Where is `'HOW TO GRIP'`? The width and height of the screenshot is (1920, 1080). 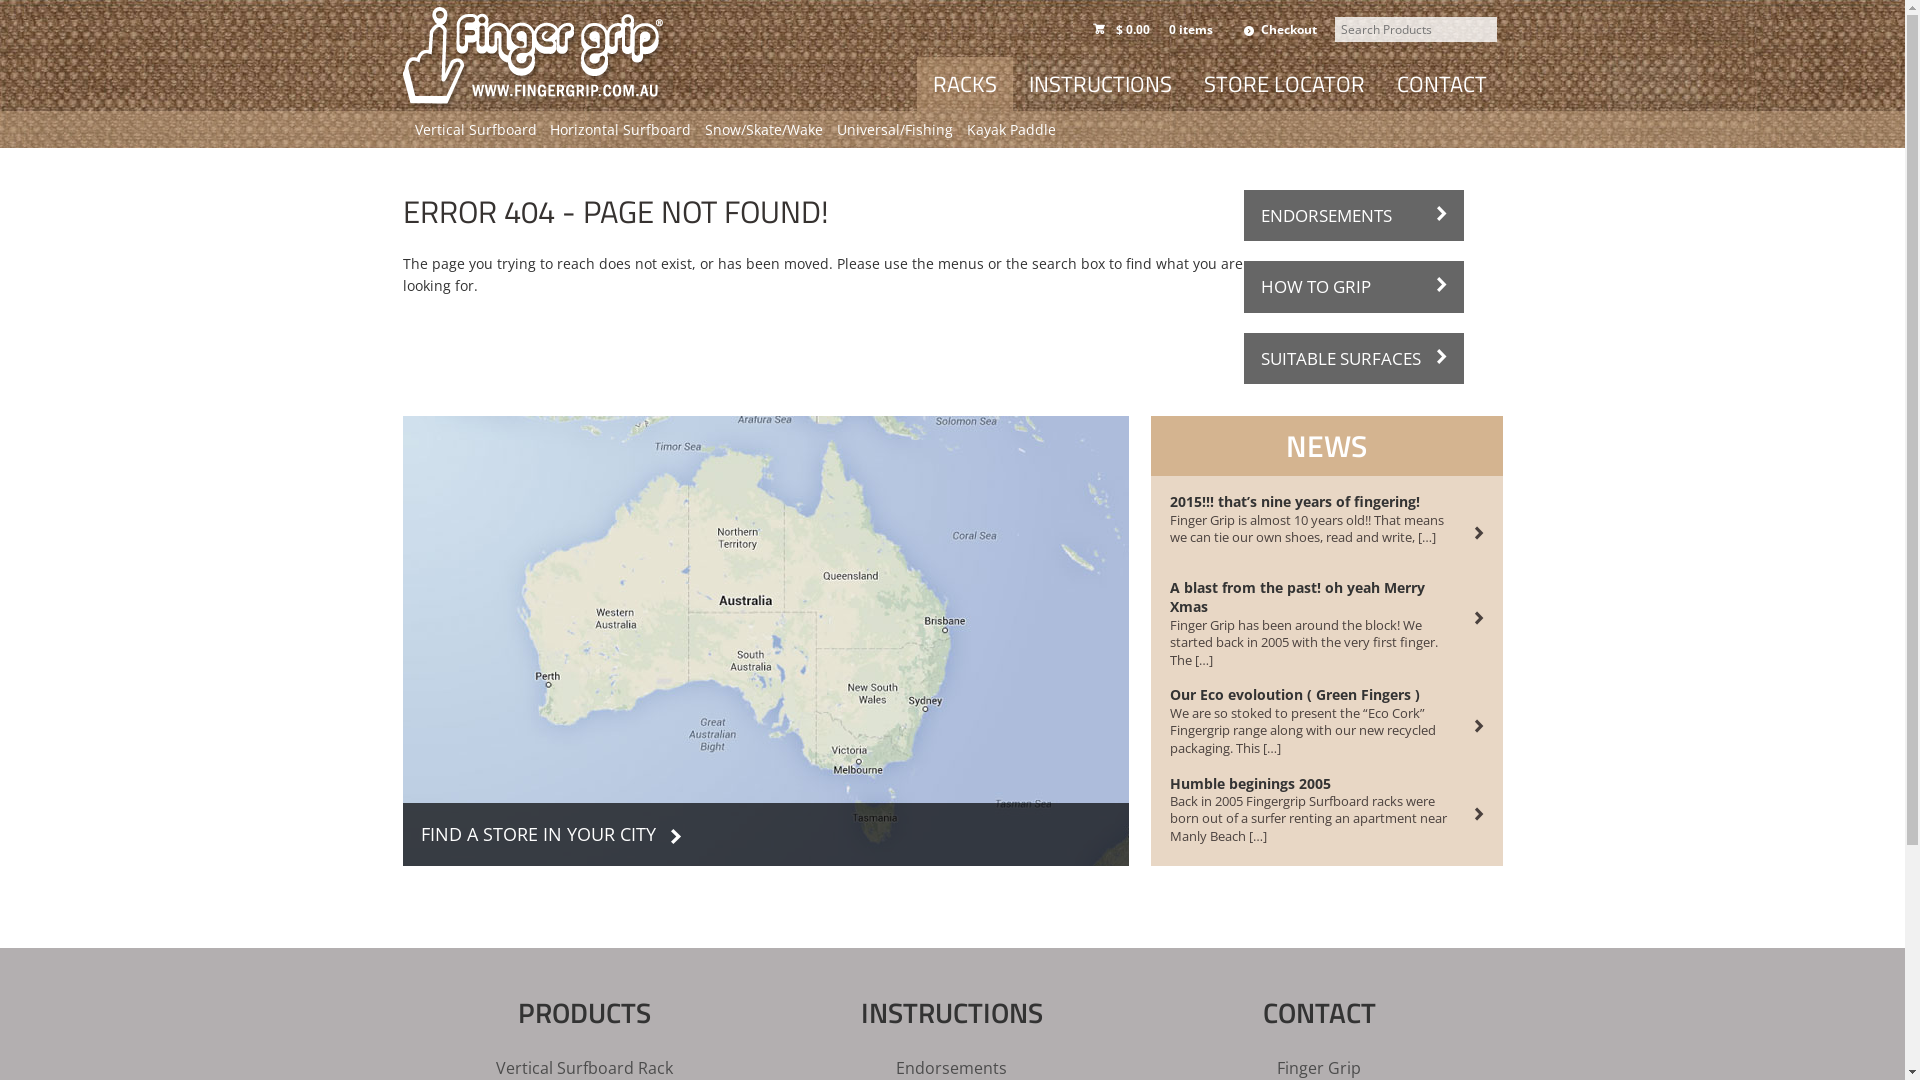
'HOW TO GRIP' is located at coordinates (1353, 286).